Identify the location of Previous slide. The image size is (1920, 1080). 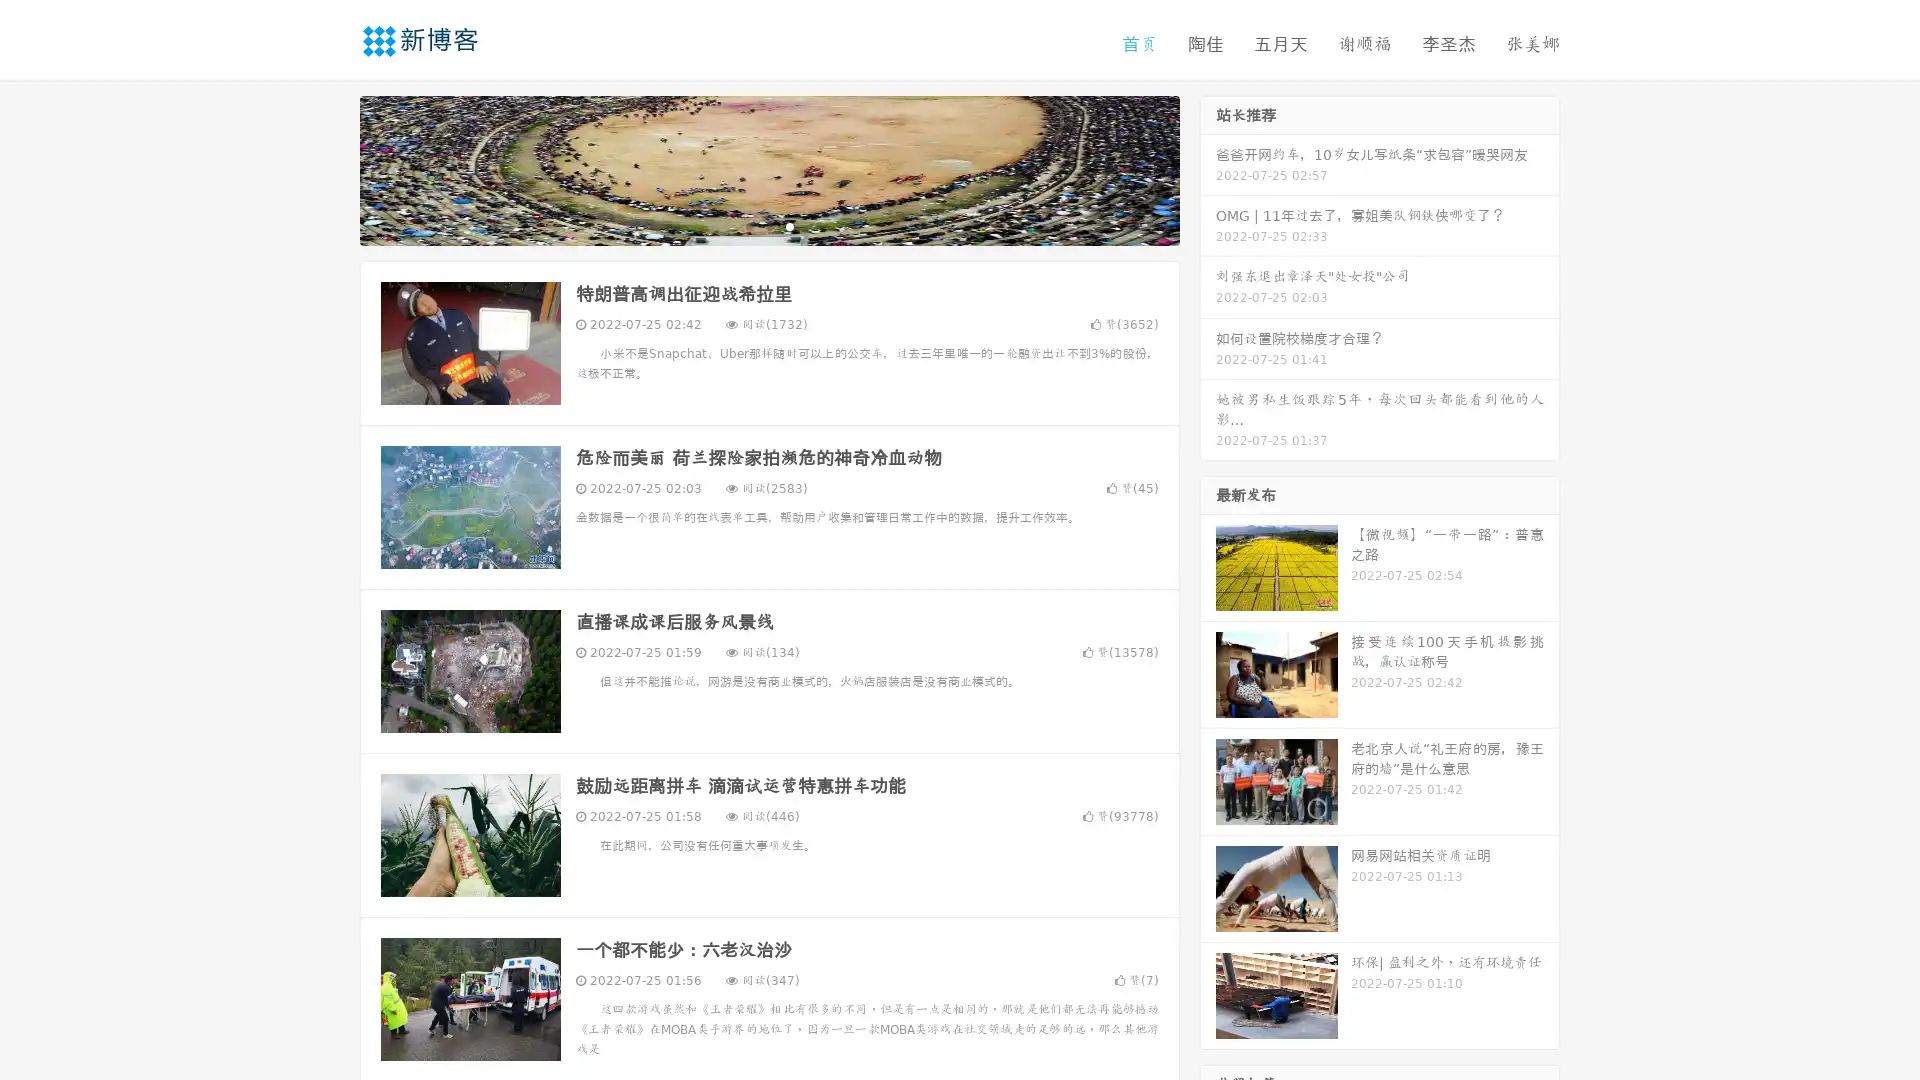
(330, 168).